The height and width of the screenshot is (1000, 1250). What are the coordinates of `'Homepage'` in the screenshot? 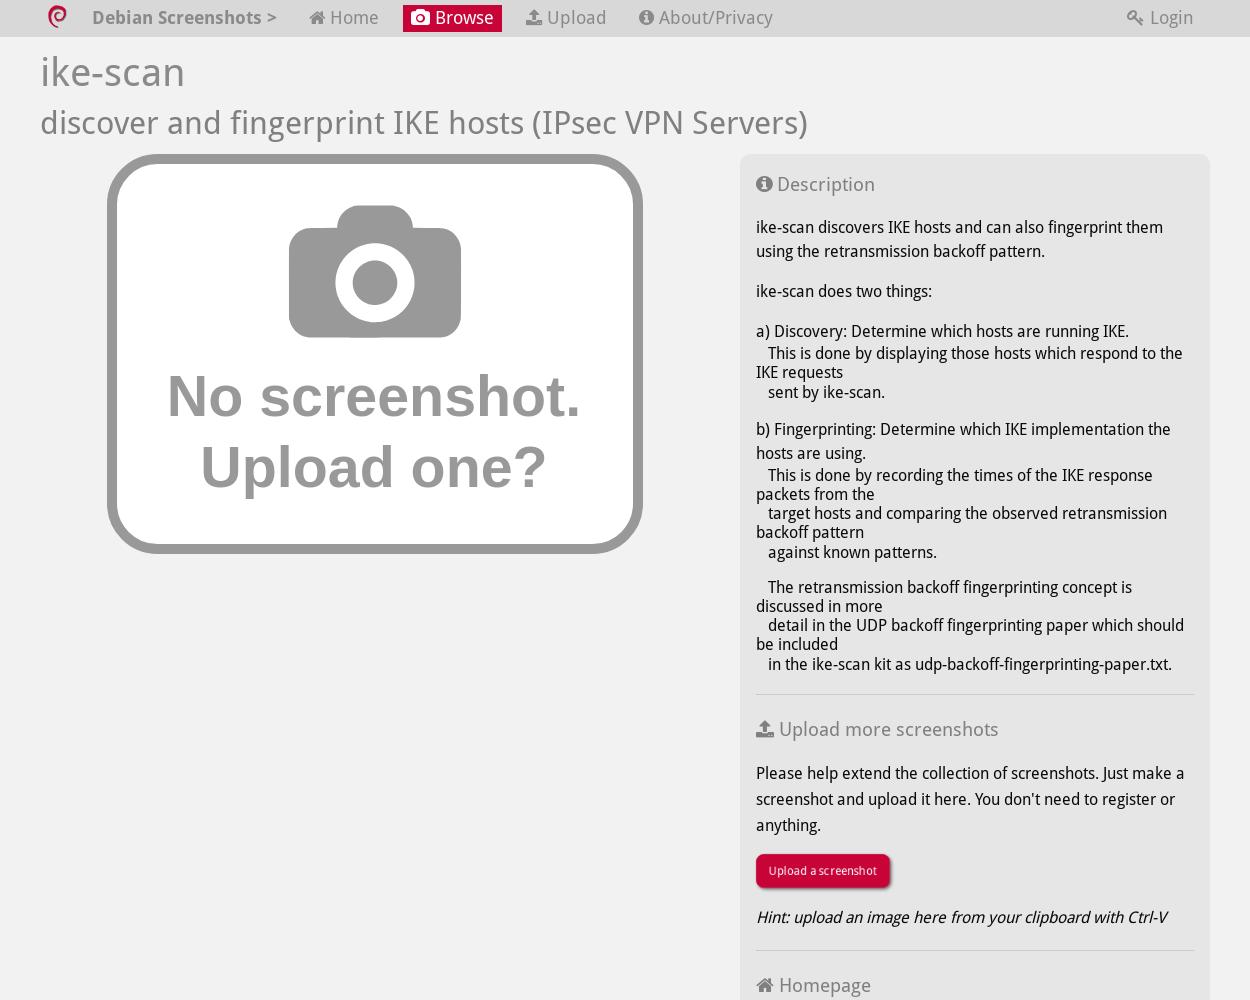 It's located at (821, 984).